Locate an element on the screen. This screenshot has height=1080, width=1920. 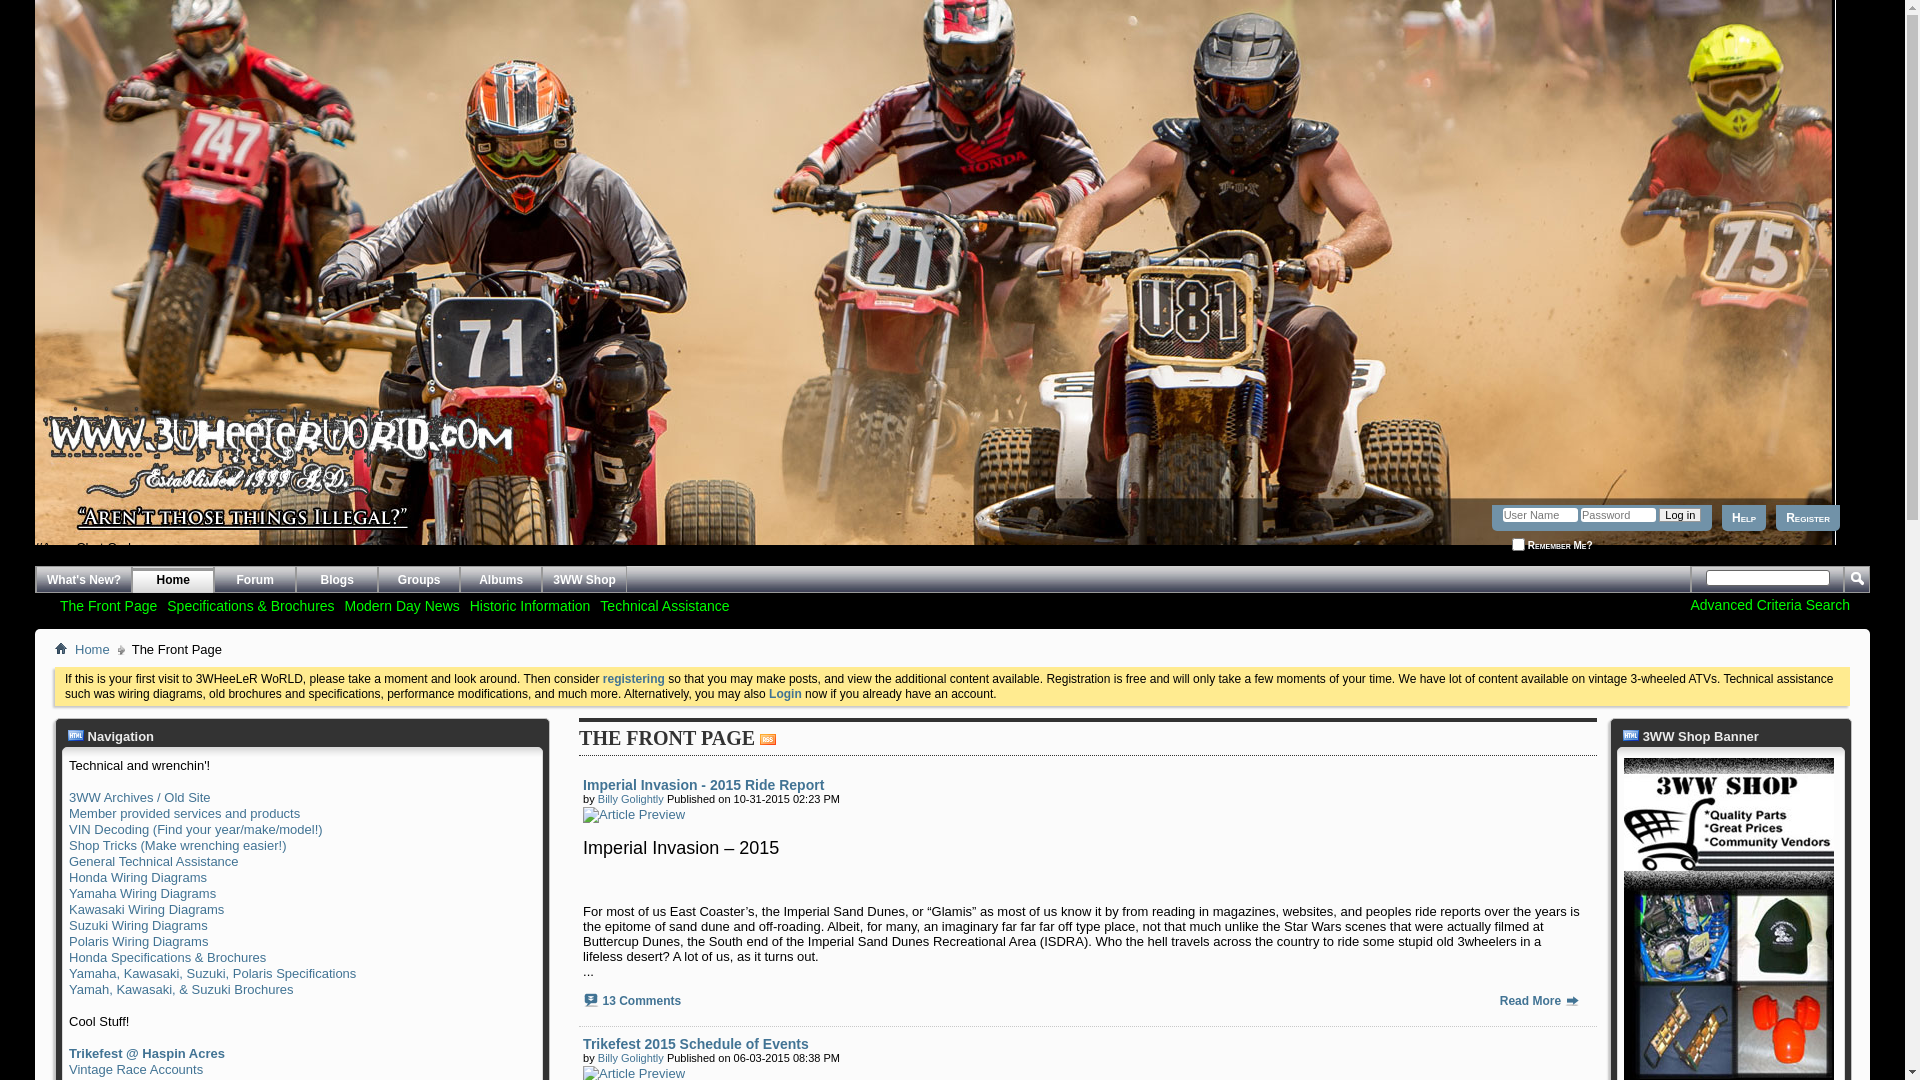
'Imperial Invasion - 2015 Ride Report' is located at coordinates (703, 784).